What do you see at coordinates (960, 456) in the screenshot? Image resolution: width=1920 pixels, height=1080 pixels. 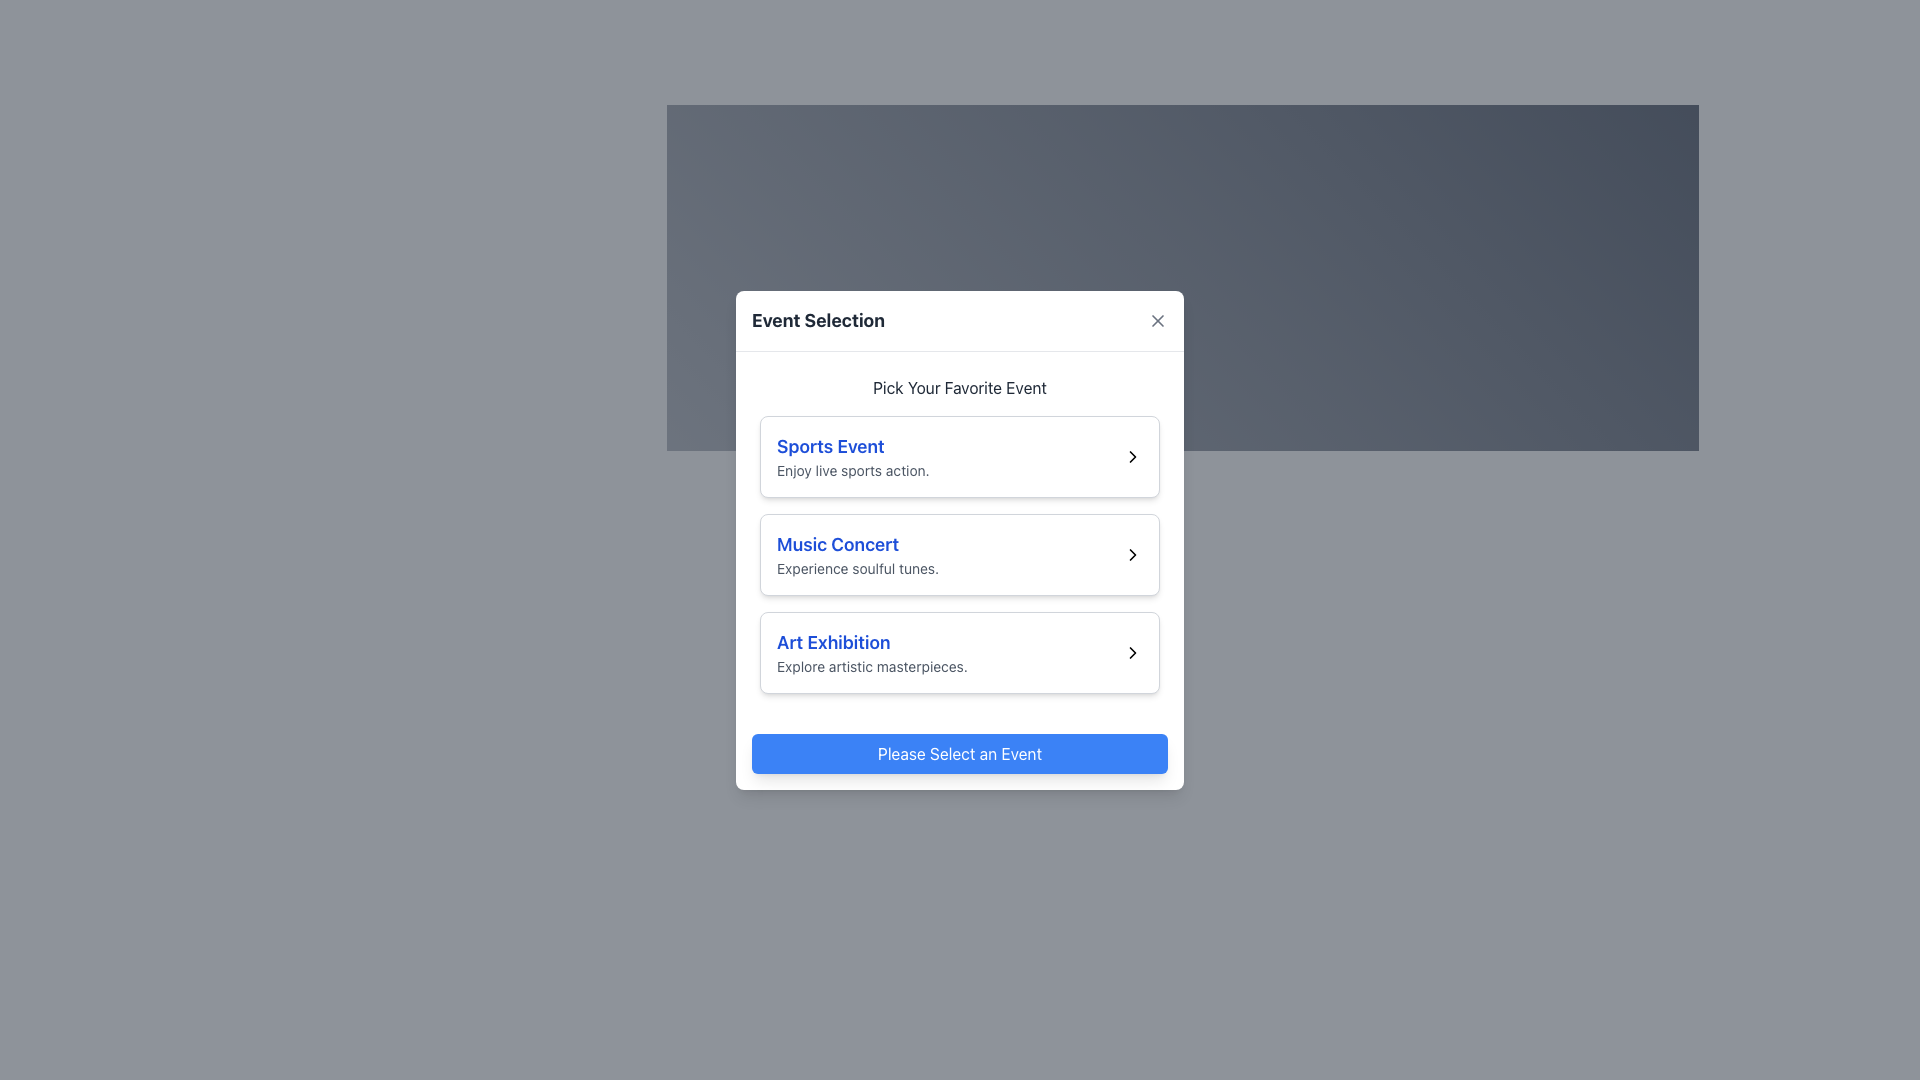 I see `focus on the first clickable card labeled 'Sports Event' in the 'Event Selection' modal window` at bounding box center [960, 456].